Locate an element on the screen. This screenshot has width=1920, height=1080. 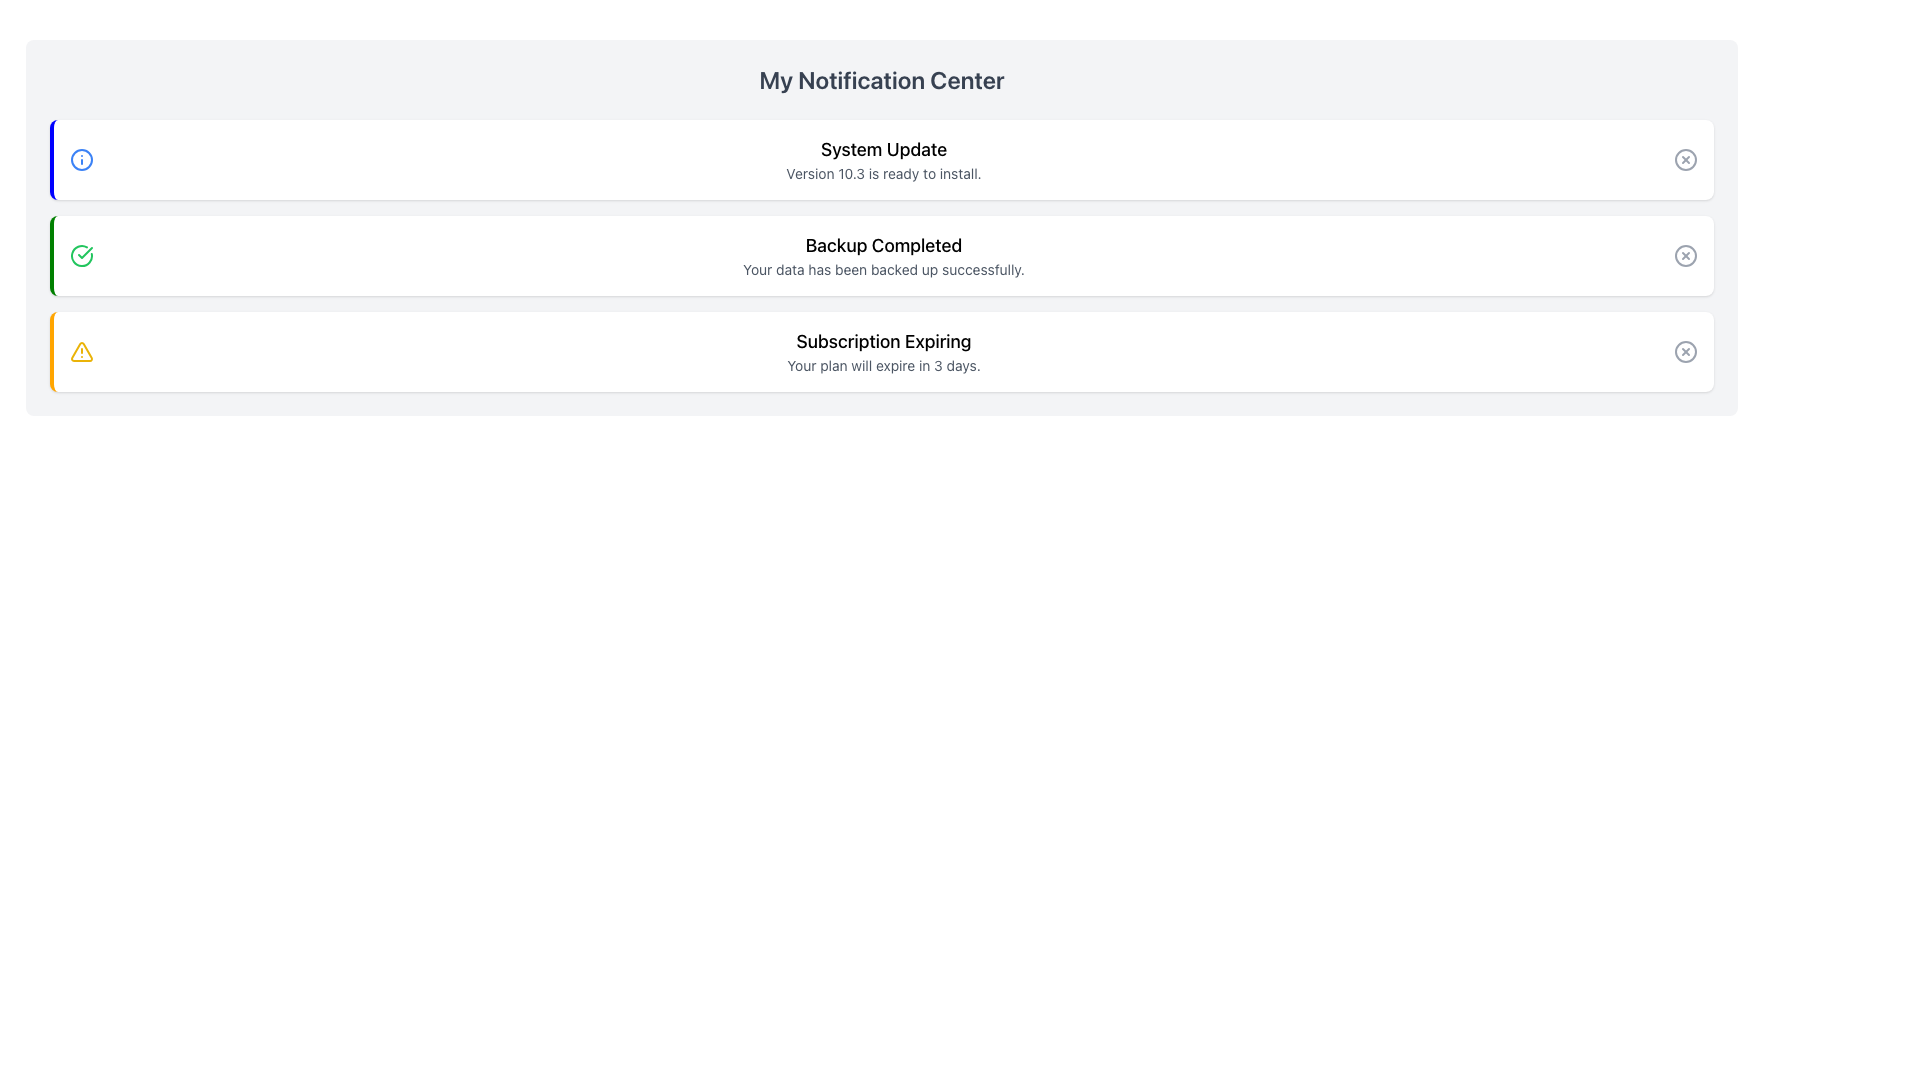
the circular close button with an 'X' icon located at the right side of the 'System Update' notification card is located at coordinates (1684, 158).